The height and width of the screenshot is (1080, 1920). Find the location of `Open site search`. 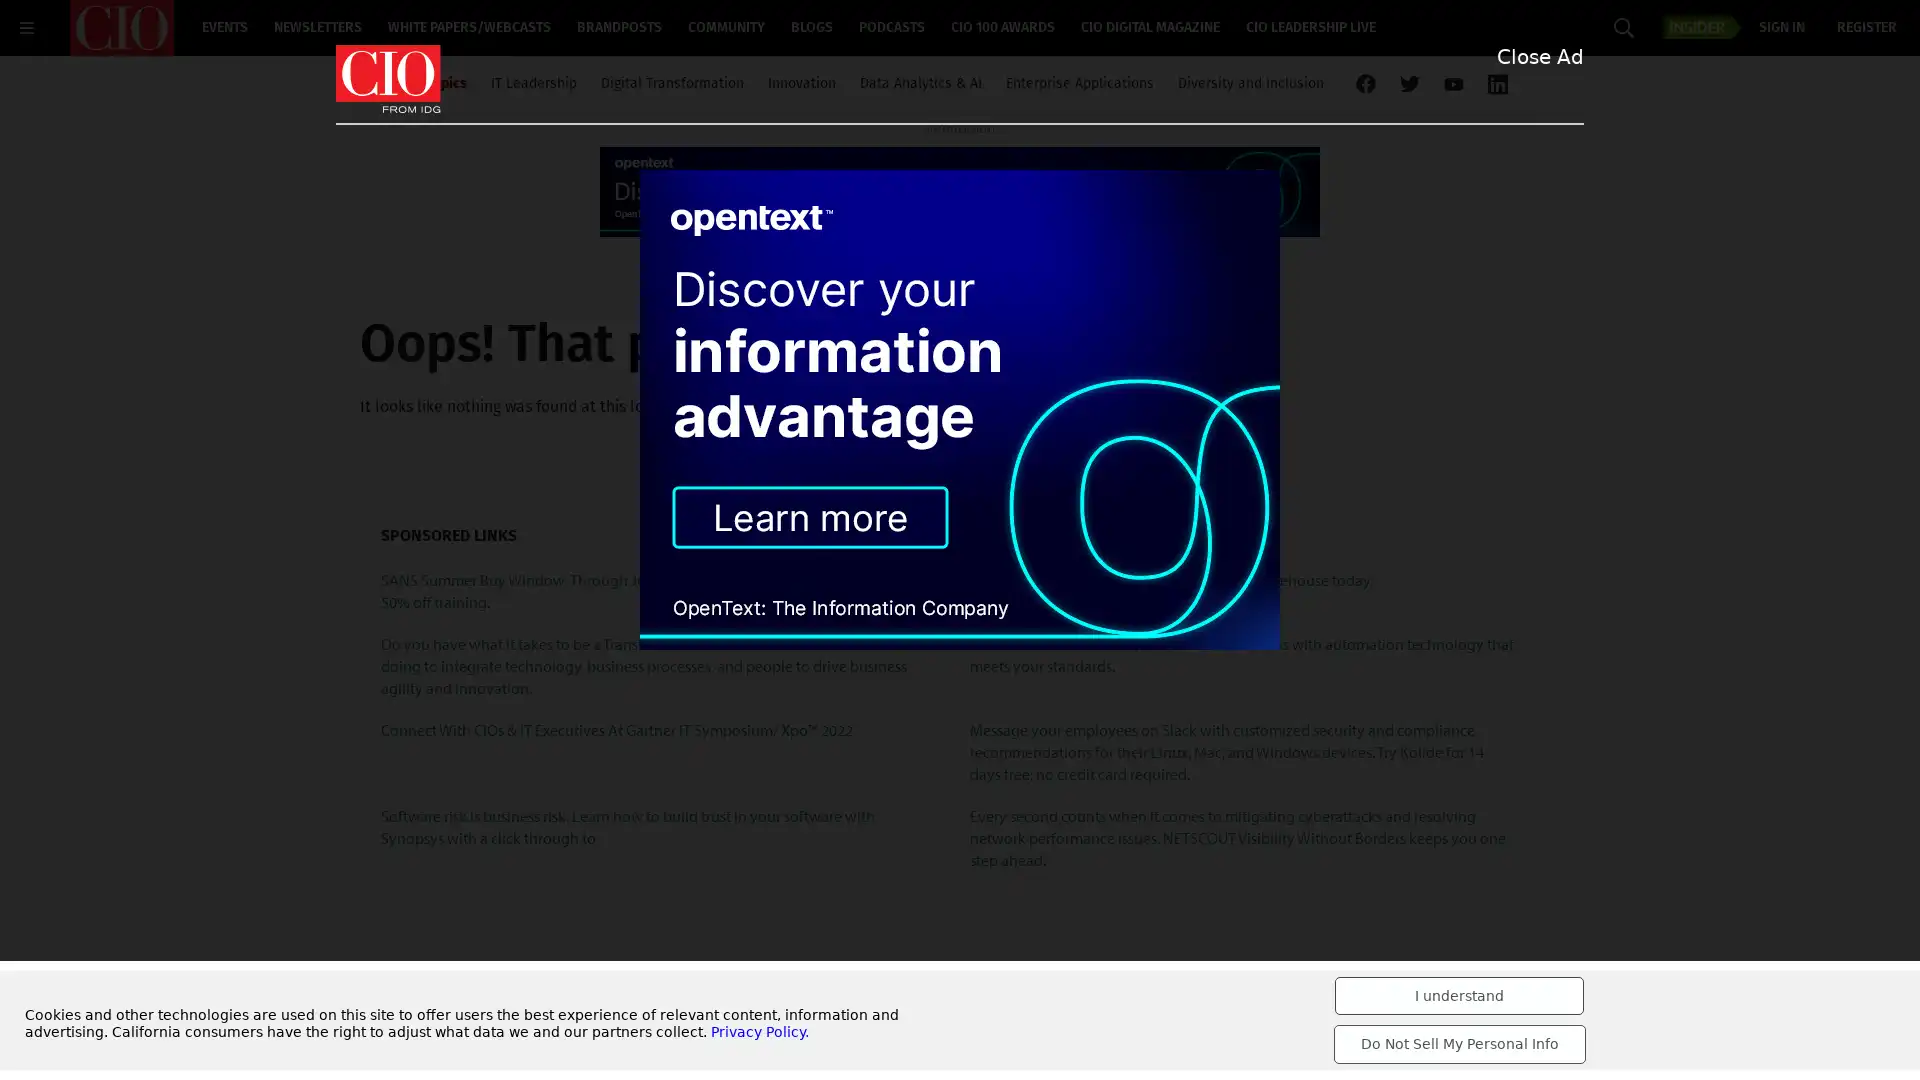

Open site search is located at coordinates (1623, 27).